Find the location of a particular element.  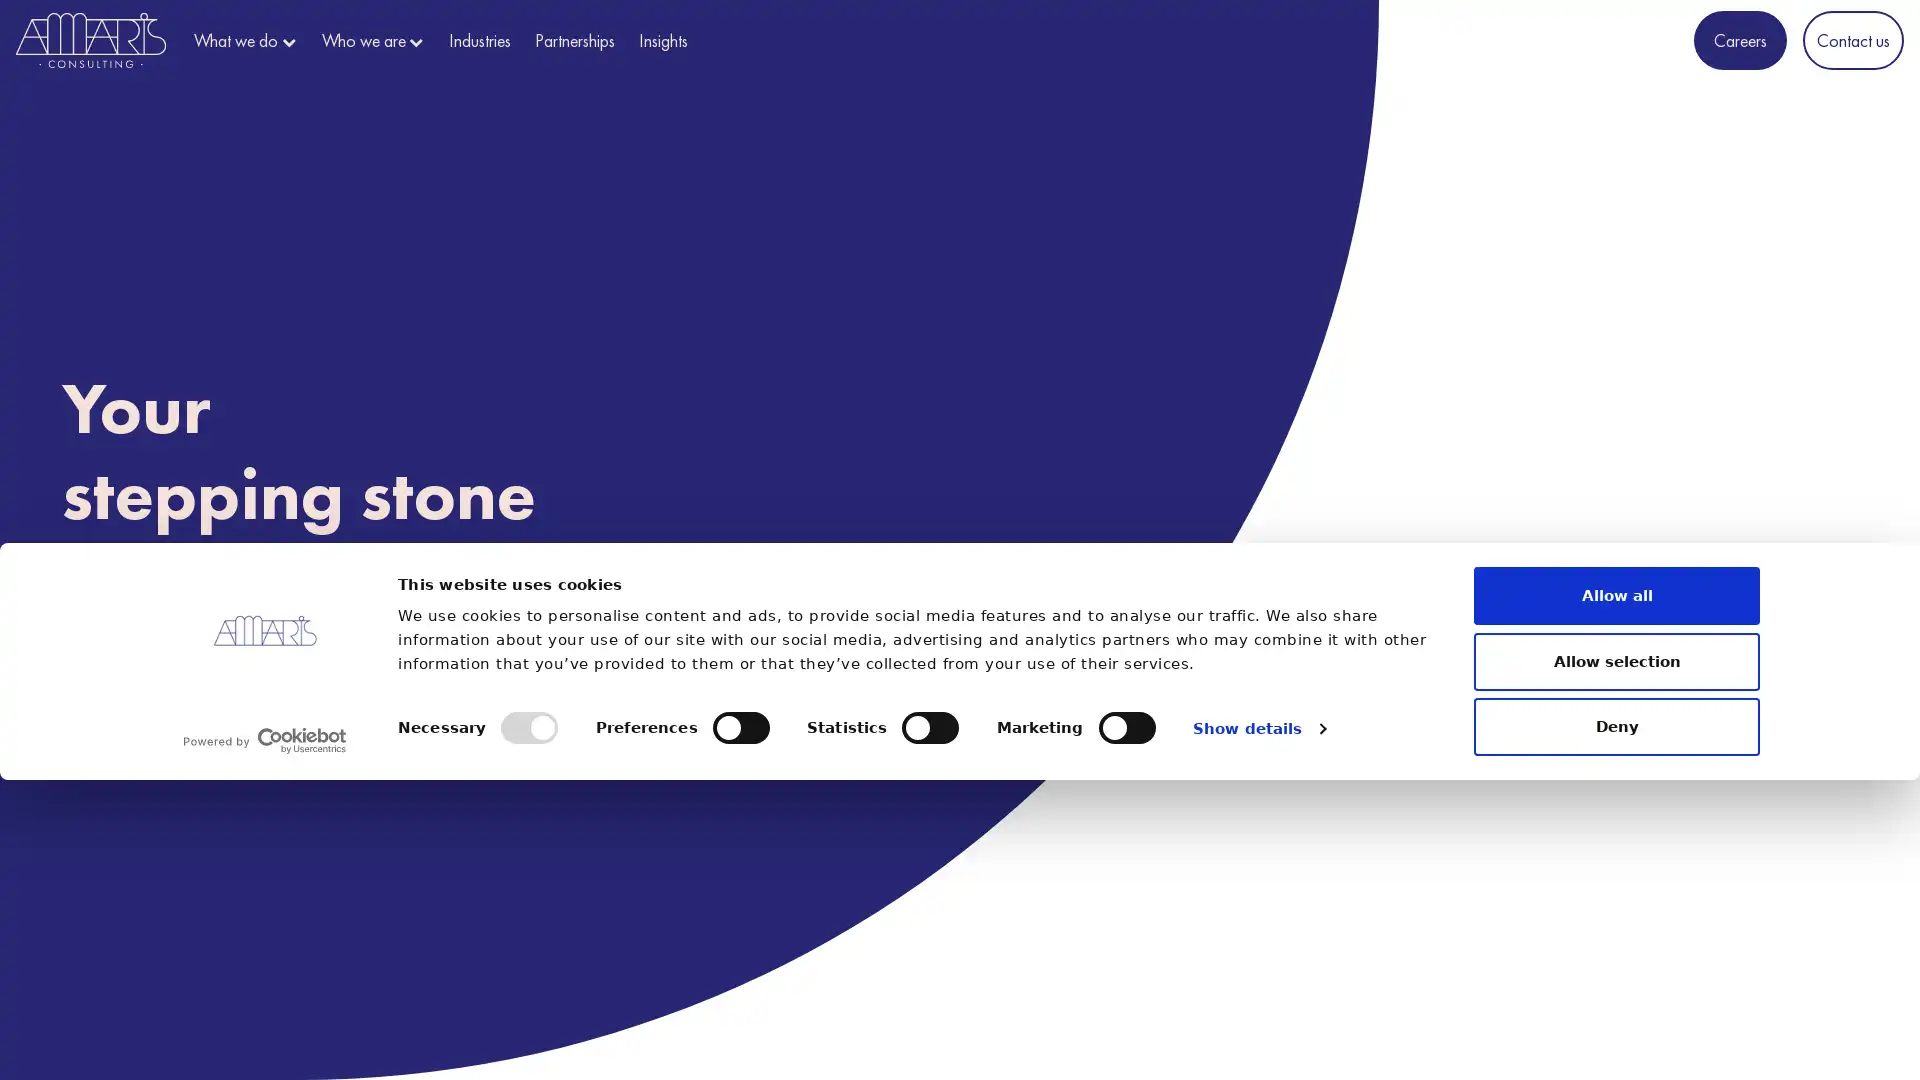

Allow all is located at coordinates (1617, 894).